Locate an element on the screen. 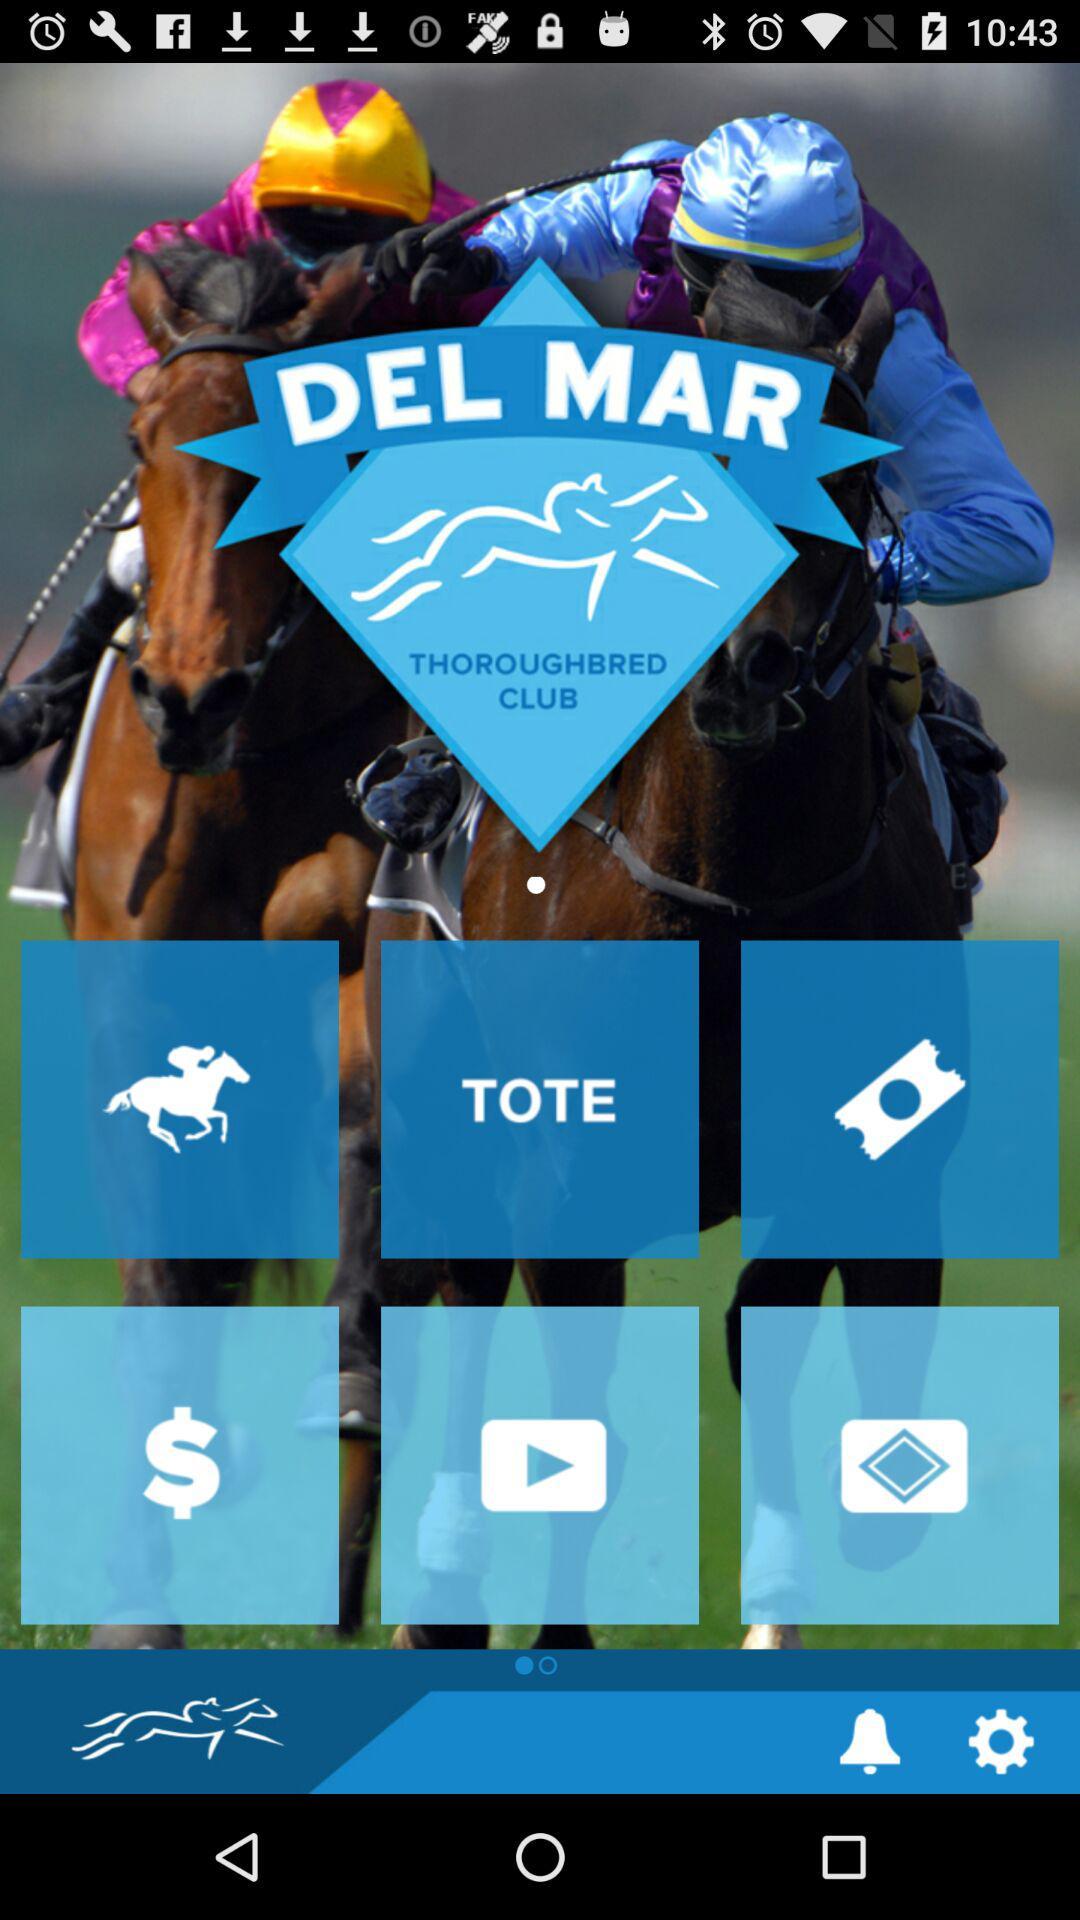 This screenshot has height=1920, width=1080. races is located at coordinates (180, 1098).